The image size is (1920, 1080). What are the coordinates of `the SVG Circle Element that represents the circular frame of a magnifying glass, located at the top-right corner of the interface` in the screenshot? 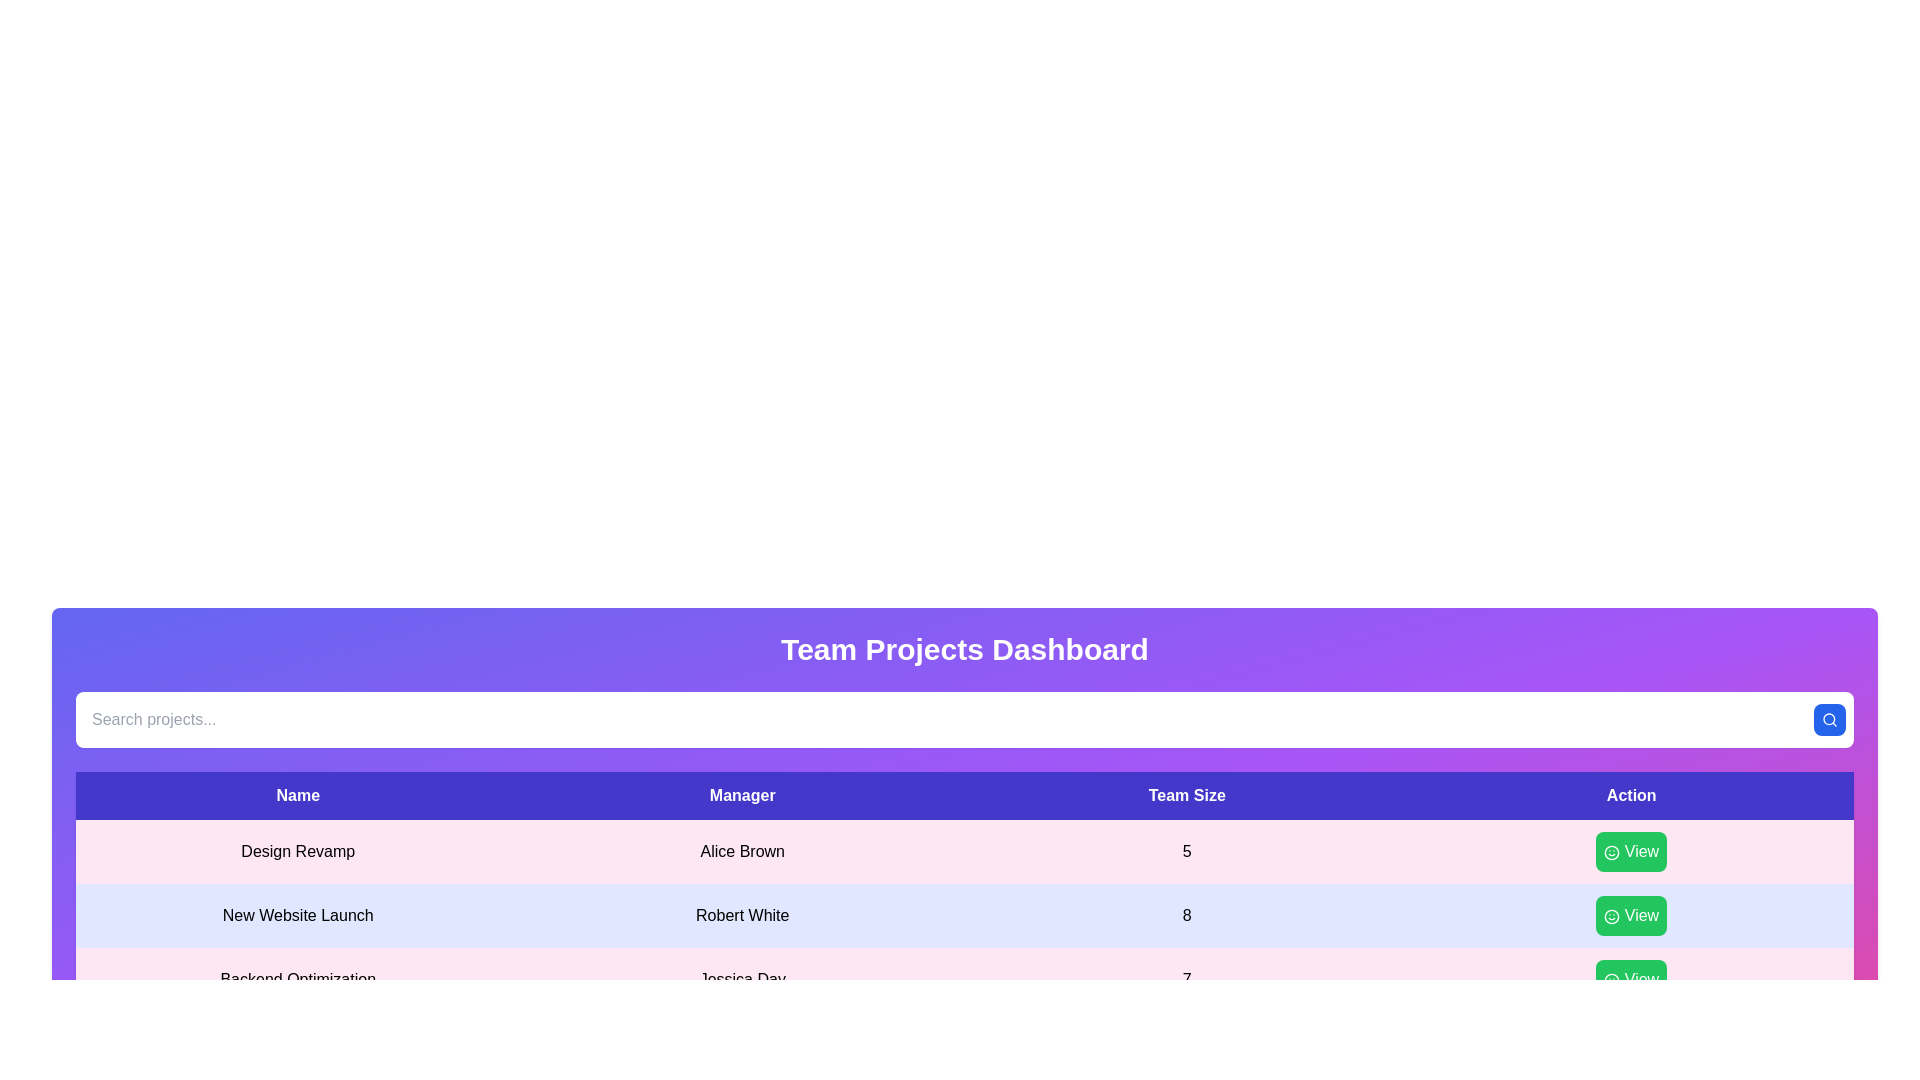 It's located at (1829, 718).